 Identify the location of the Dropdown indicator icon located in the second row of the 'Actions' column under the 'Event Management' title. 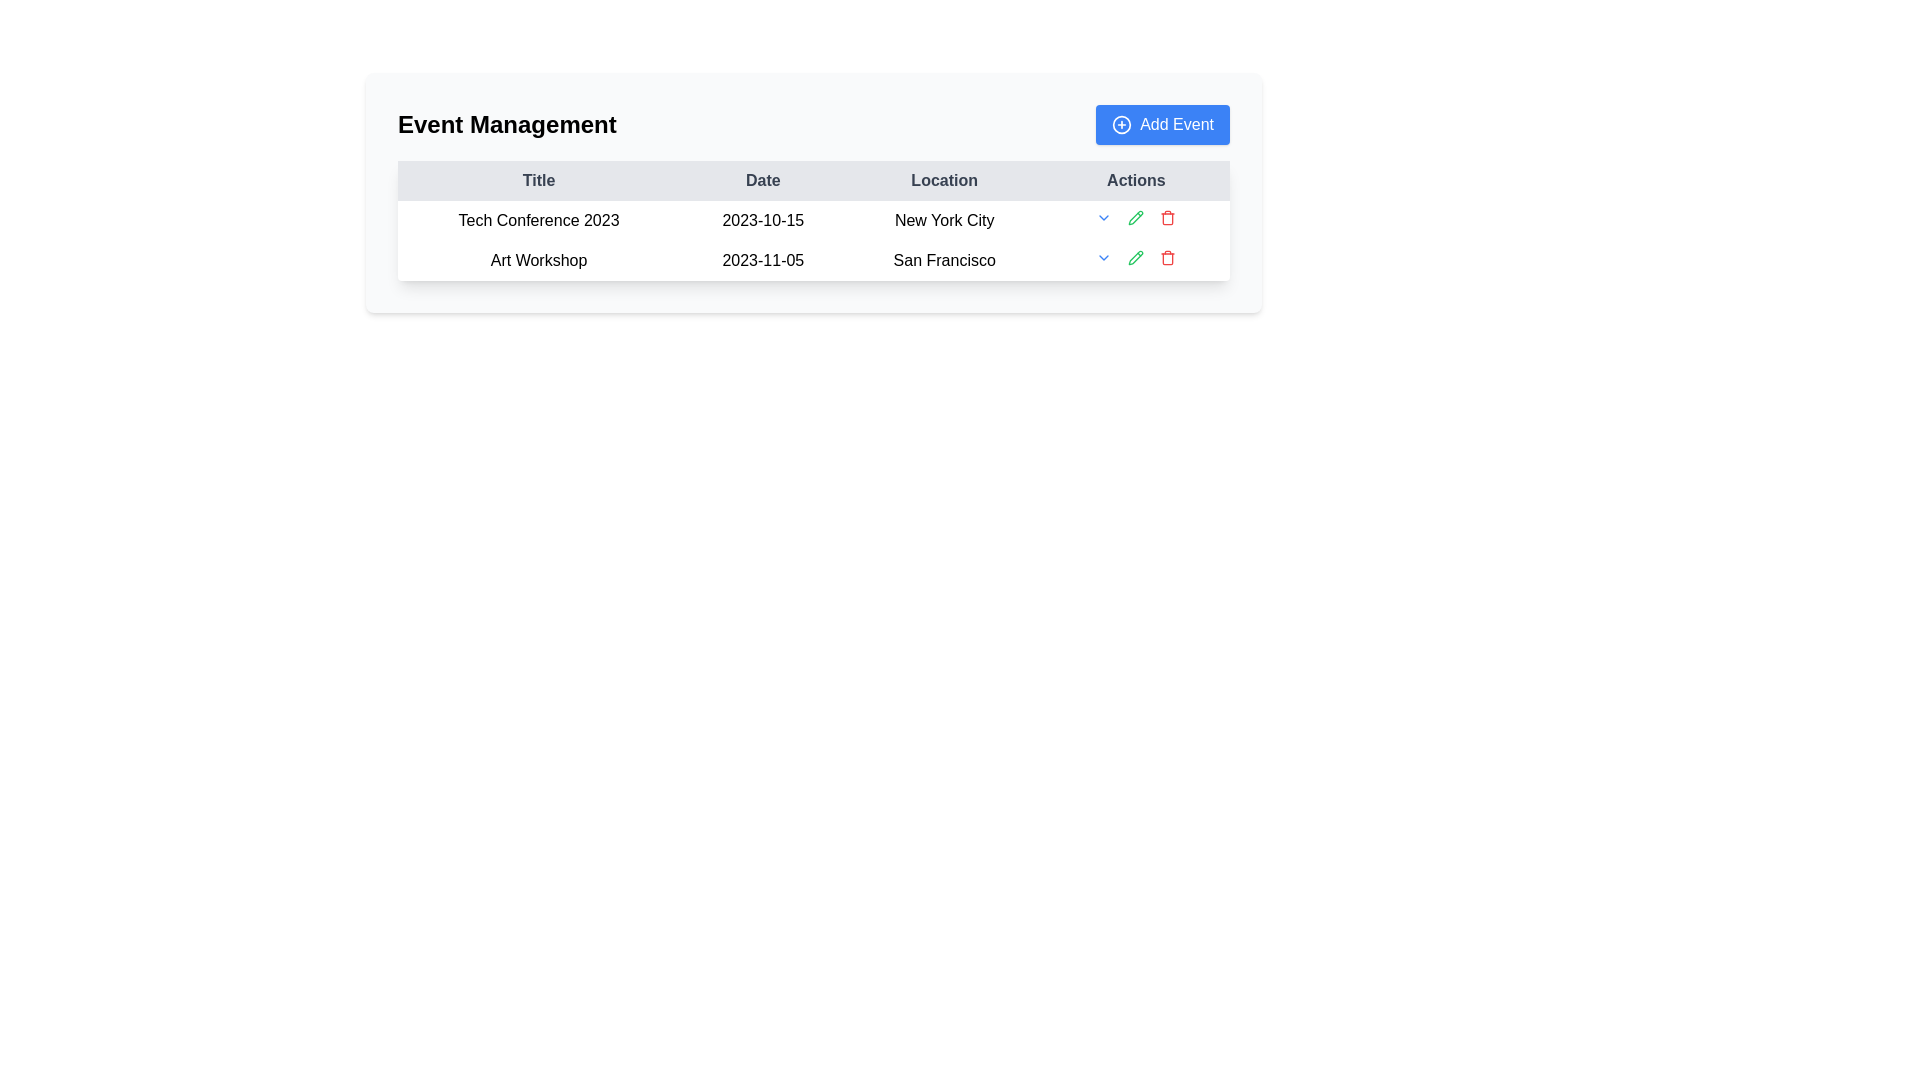
(1103, 257).